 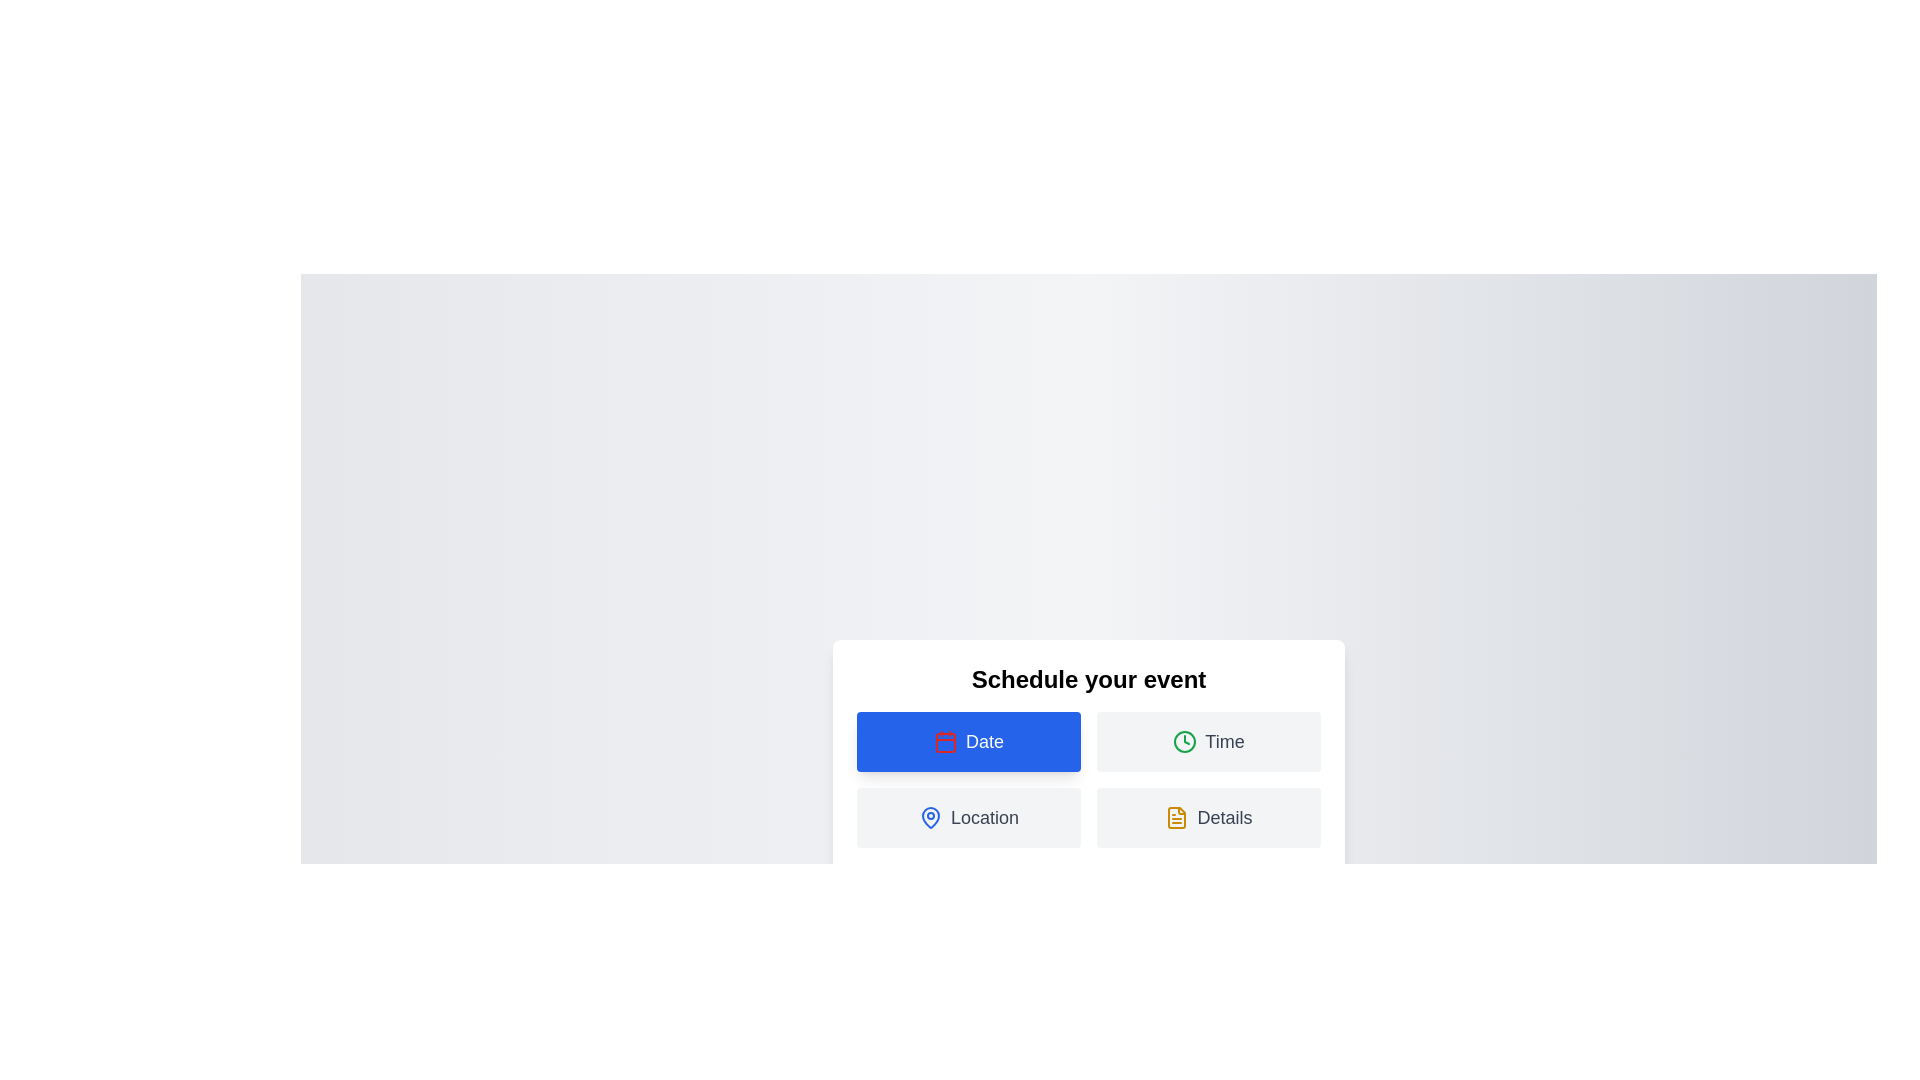 I want to click on the circular SVG element with a green border that serves as the main circumference of the clock illustration within the 'Time' button located in the top-right corner of the button grid, so click(x=1185, y=741).